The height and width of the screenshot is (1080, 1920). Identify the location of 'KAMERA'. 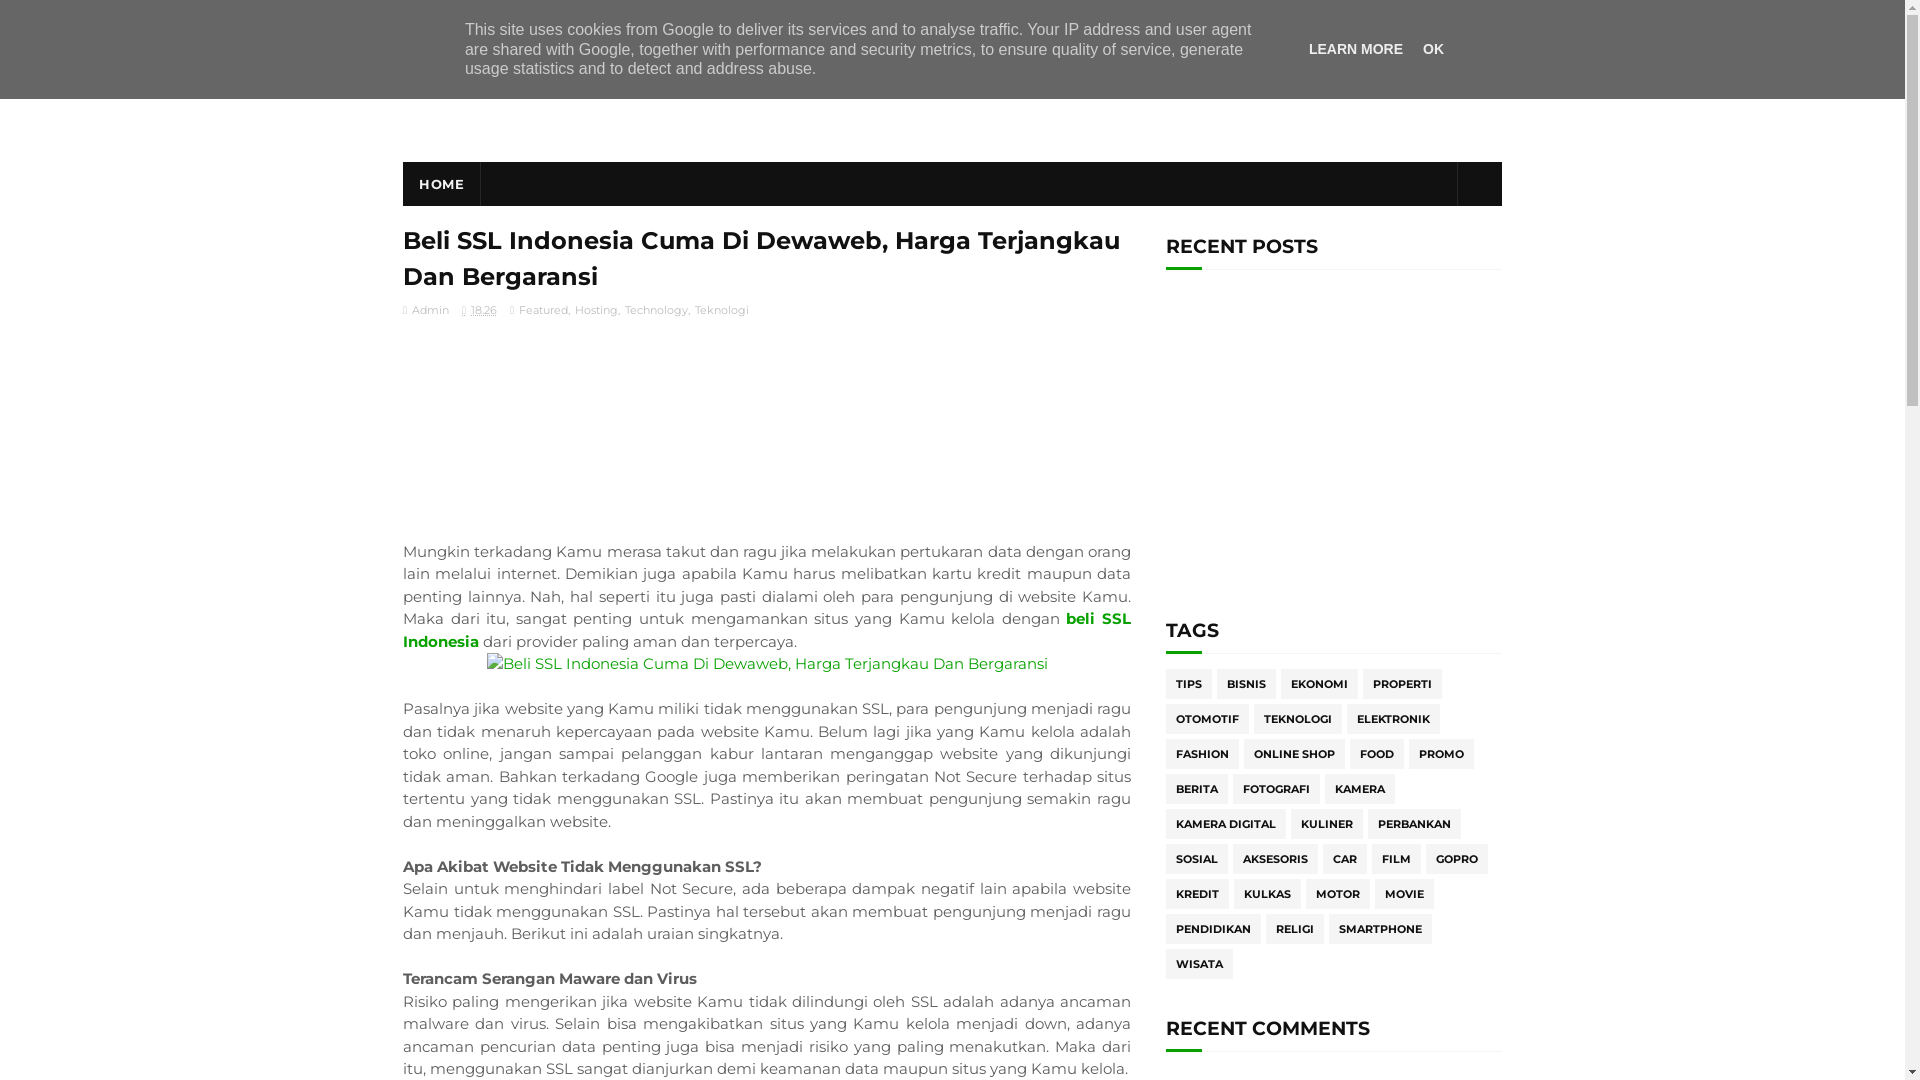
(1359, 788).